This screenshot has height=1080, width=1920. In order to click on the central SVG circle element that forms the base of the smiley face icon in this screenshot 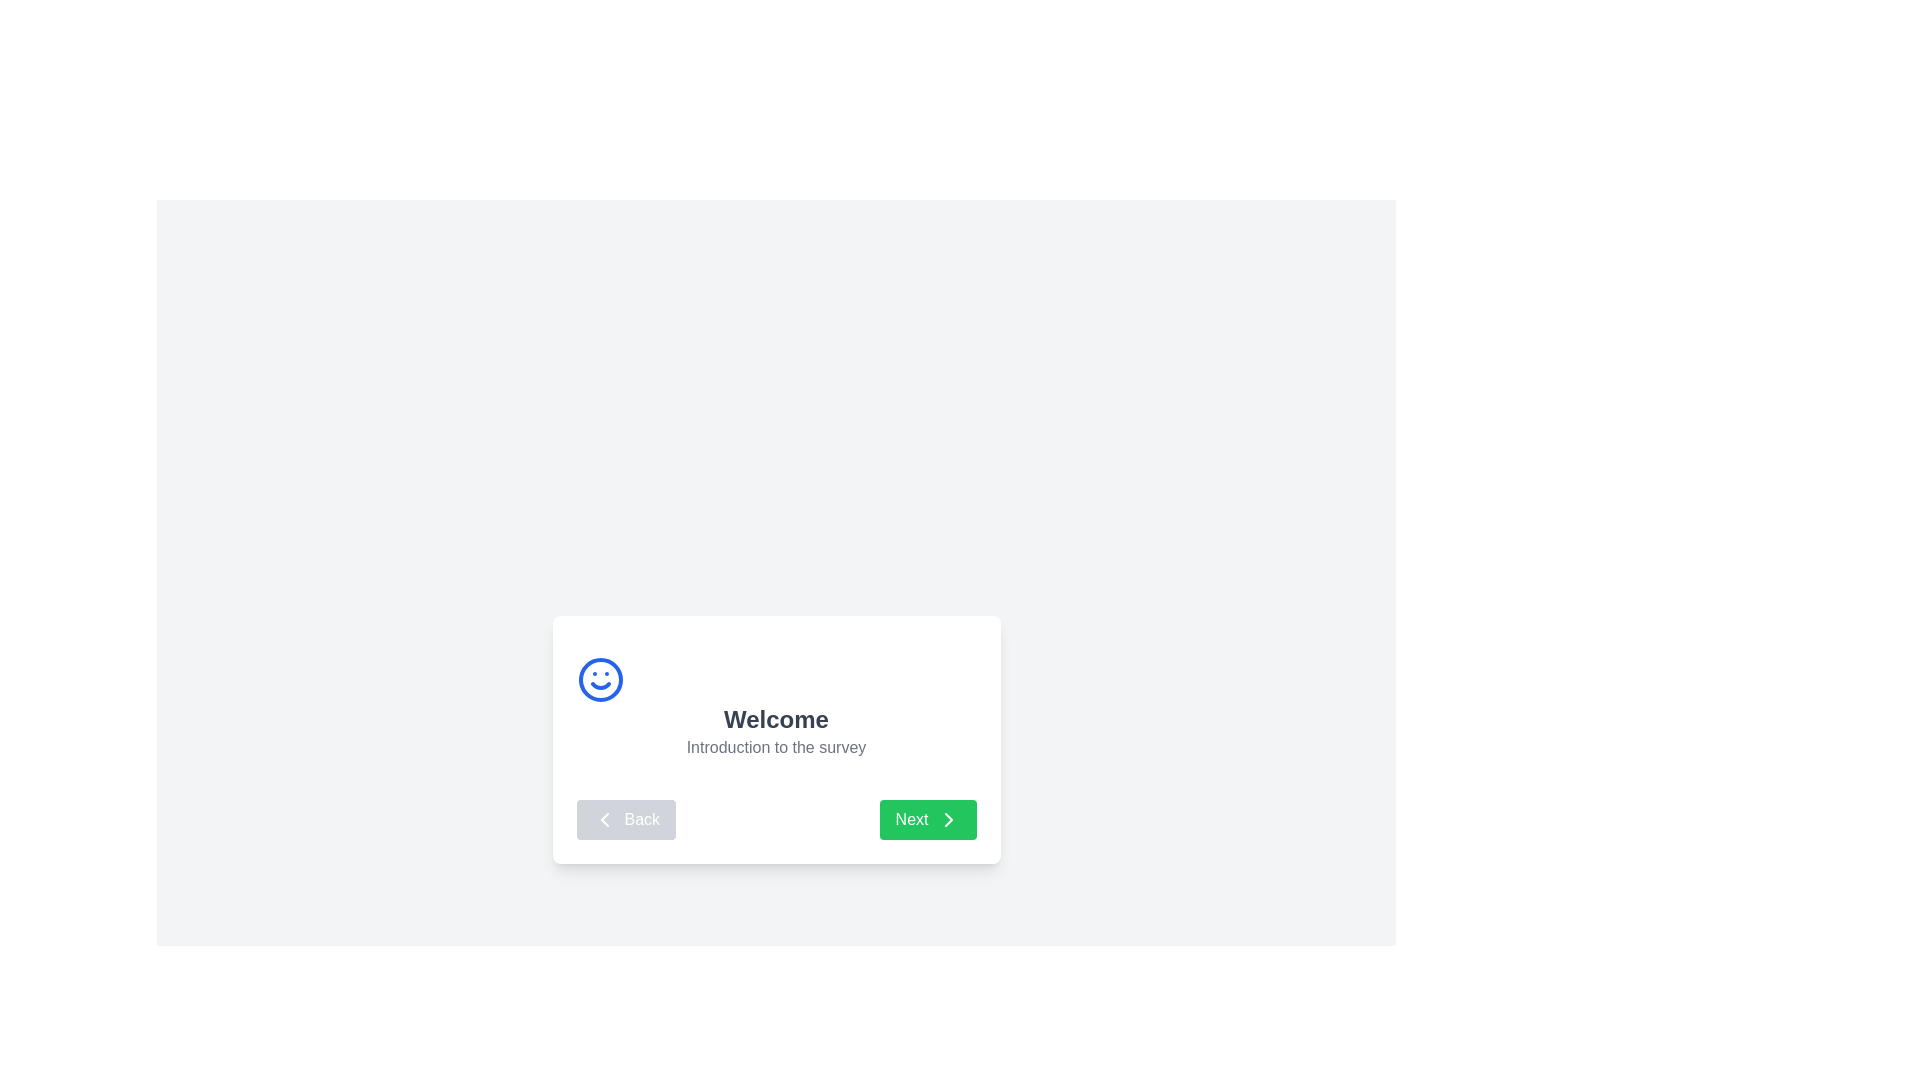, I will do `click(599, 678)`.